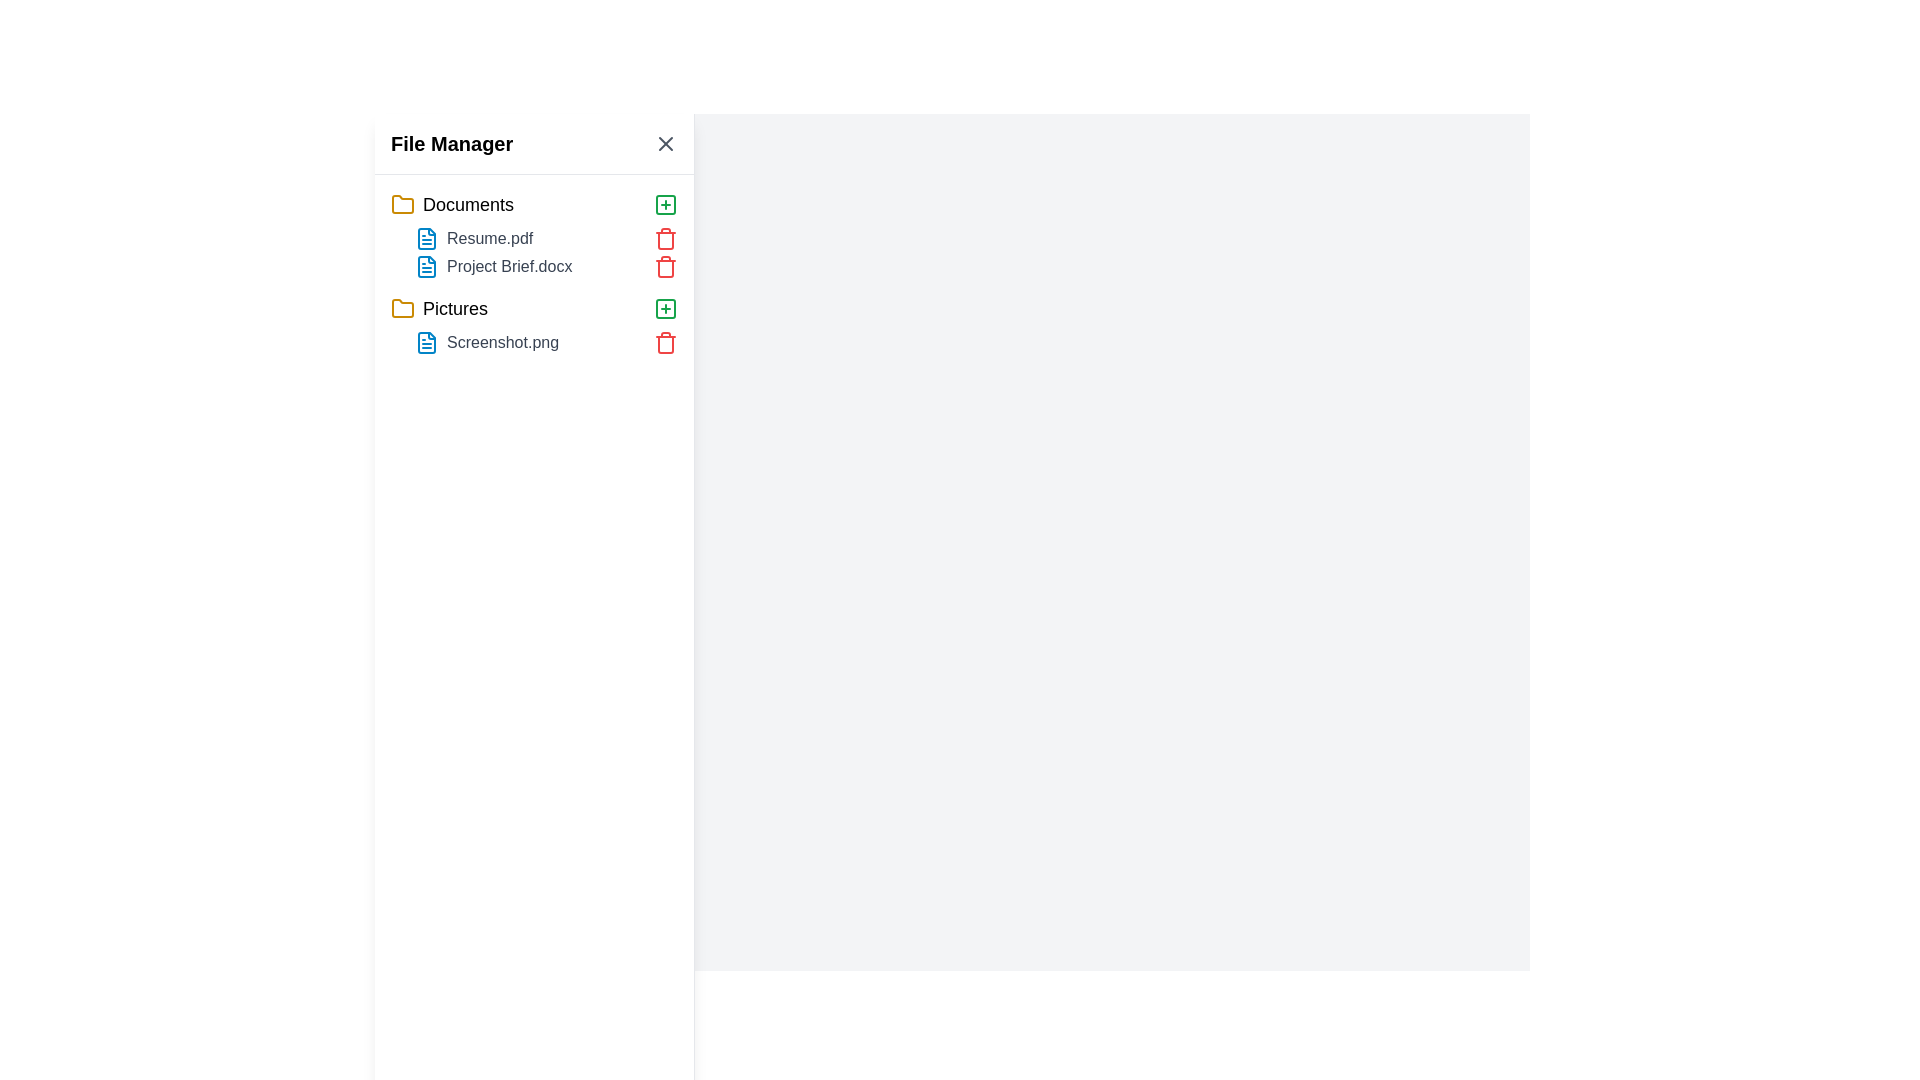  What do you see at coordinates (666, 238) in the screenshot?
I see `the red trash bin icon button located to the right of the text 'Resume.pdf', which is used` at bounding box center [666, 238].